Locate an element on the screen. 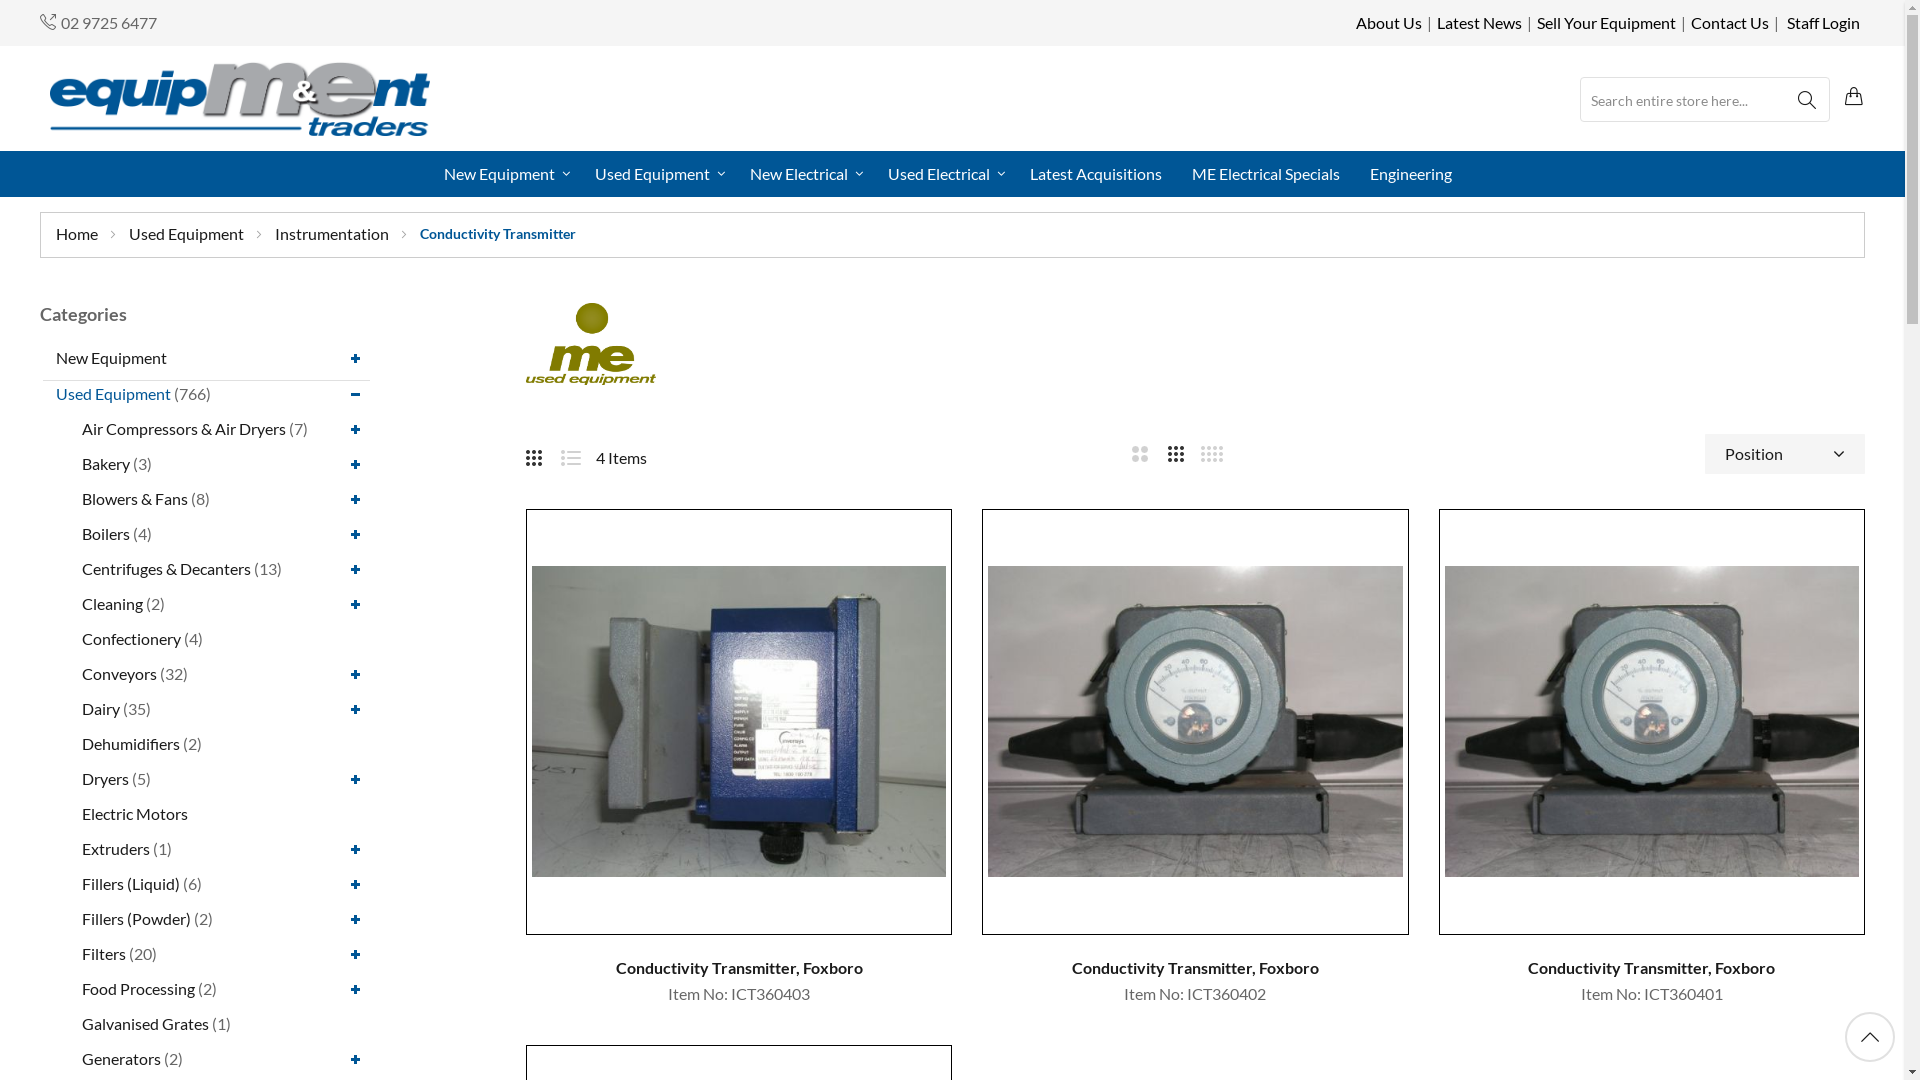 The width and height of the screenshot is (1920, 1080). 'Search' is located at coordinates (1784, 100).